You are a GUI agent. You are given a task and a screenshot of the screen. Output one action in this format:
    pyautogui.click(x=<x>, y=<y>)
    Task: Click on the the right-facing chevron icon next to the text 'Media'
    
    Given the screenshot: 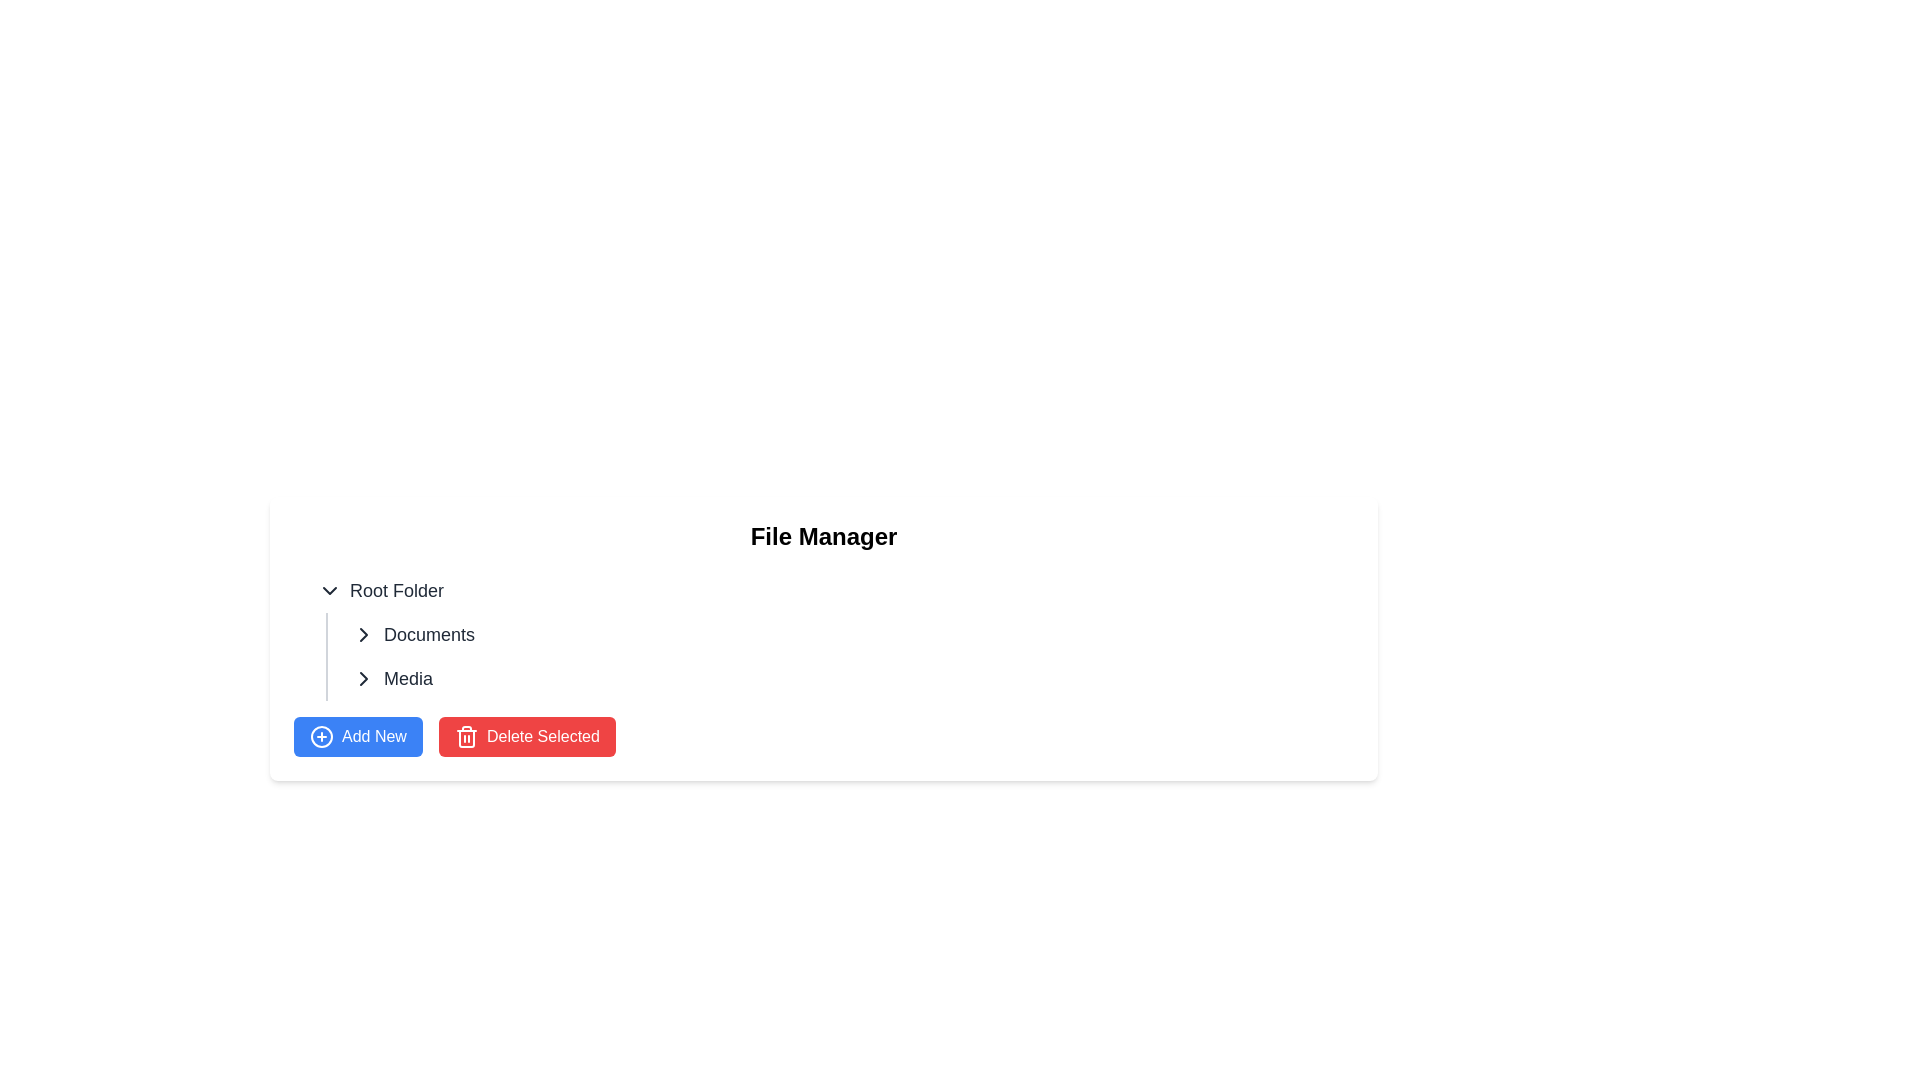 What is the action you would take?
    pyautogui.click(x=364, y=677)
    